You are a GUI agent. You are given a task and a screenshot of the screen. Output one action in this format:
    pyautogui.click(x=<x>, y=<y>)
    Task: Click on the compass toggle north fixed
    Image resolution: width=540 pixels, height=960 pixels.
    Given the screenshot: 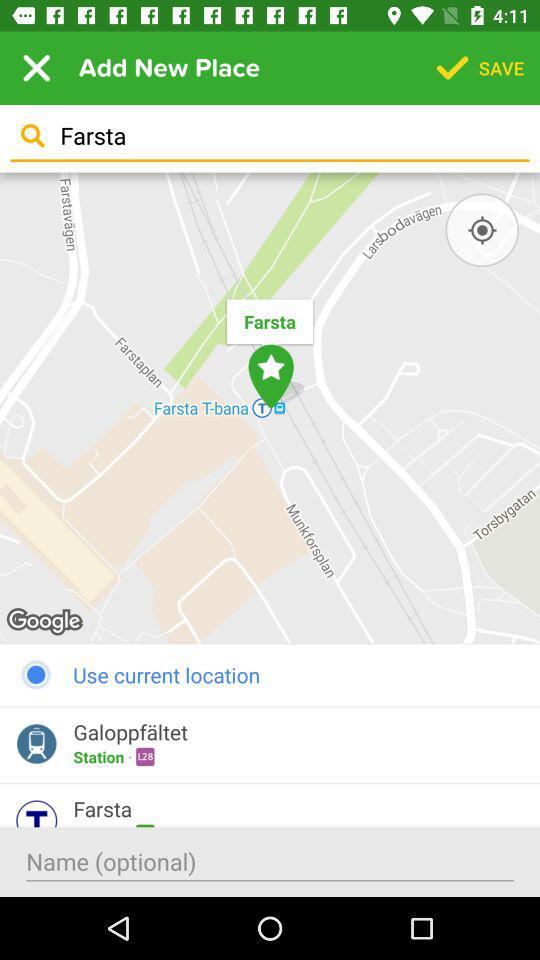 What is the action you would take?
    pyautogui.click(x=481, y=230)
    